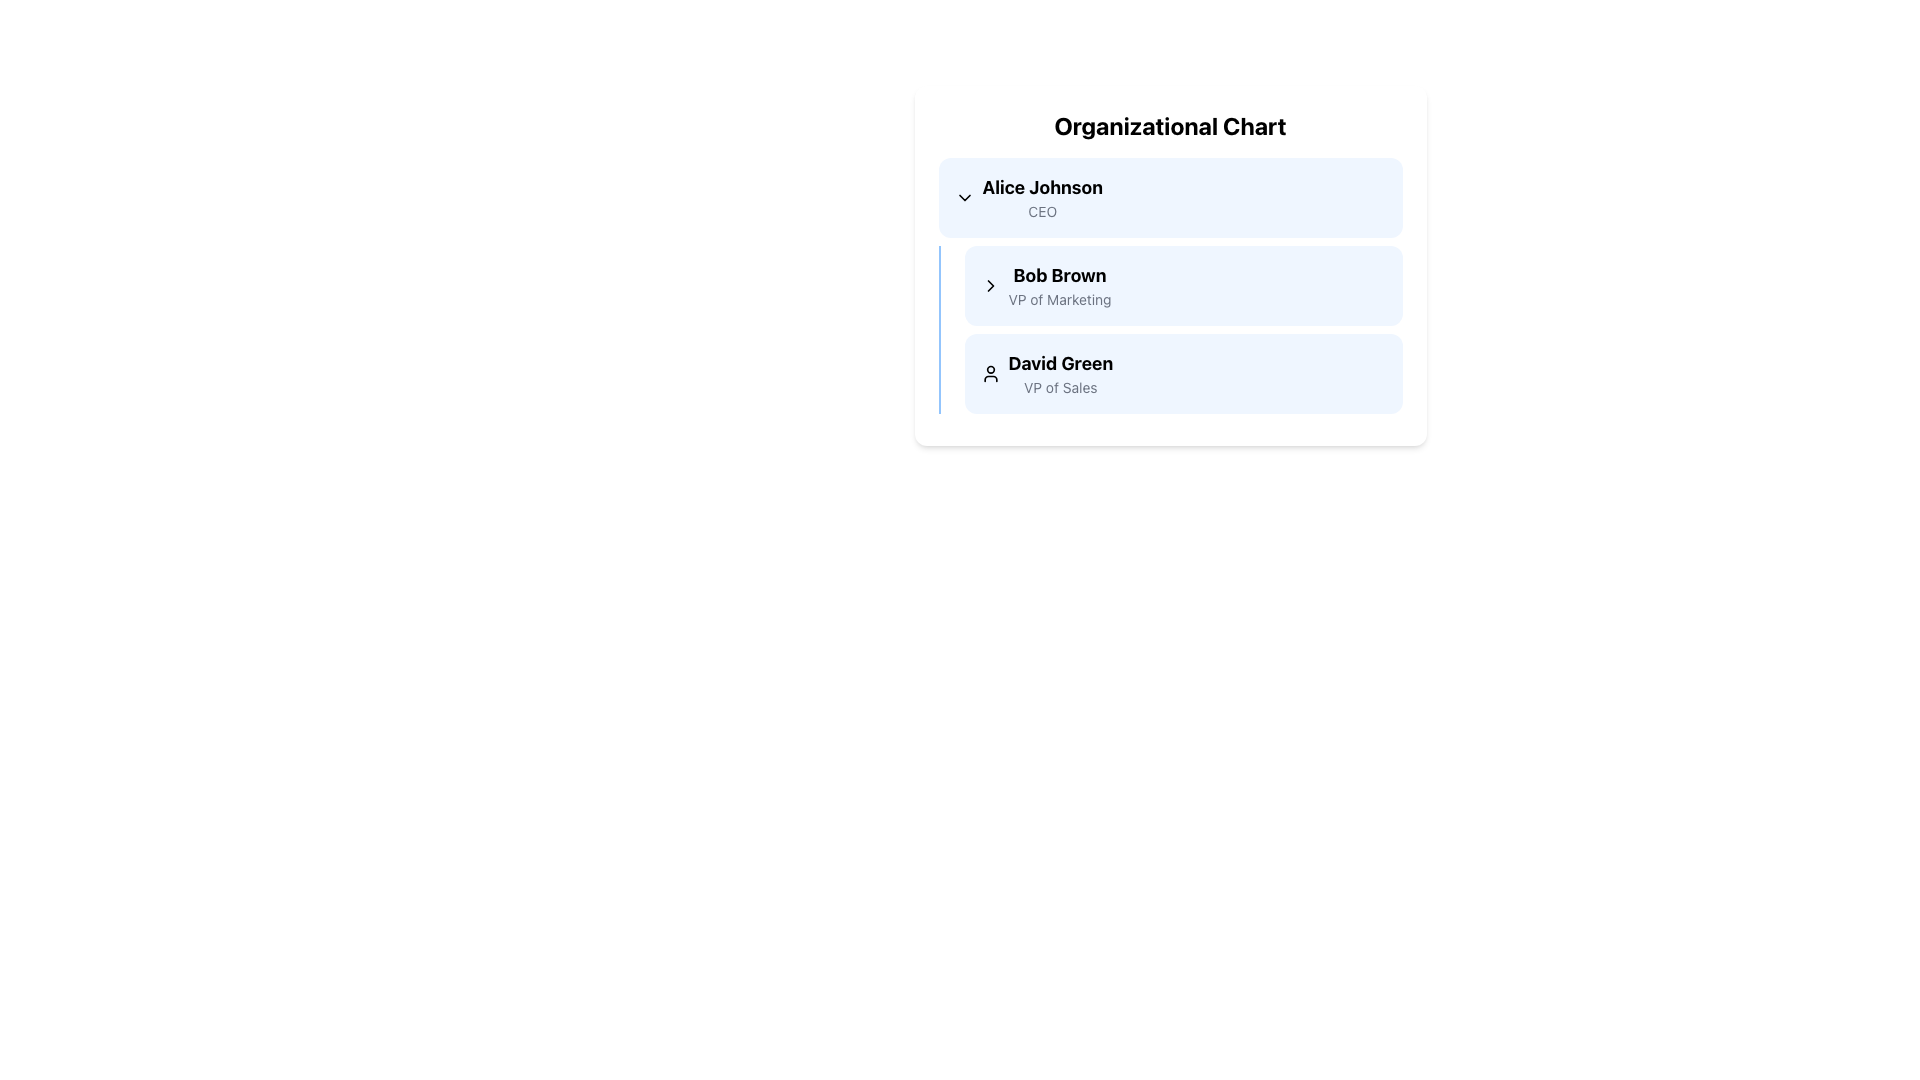 The height and width of the screenshot is (1080, 1920). What do you see at coordinates (990, 285) in the screenshot?
I see `the icon next to 'Bob Brown' in the organizational chart` at bounding box center [990, 285].